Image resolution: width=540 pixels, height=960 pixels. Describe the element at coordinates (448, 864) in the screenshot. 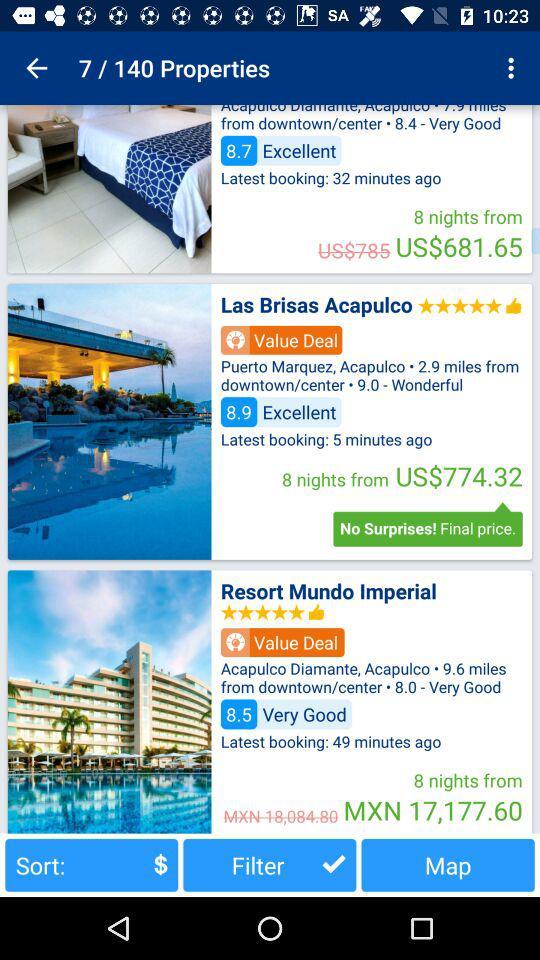

I see `the item below mxn 17 177 item` at that location.